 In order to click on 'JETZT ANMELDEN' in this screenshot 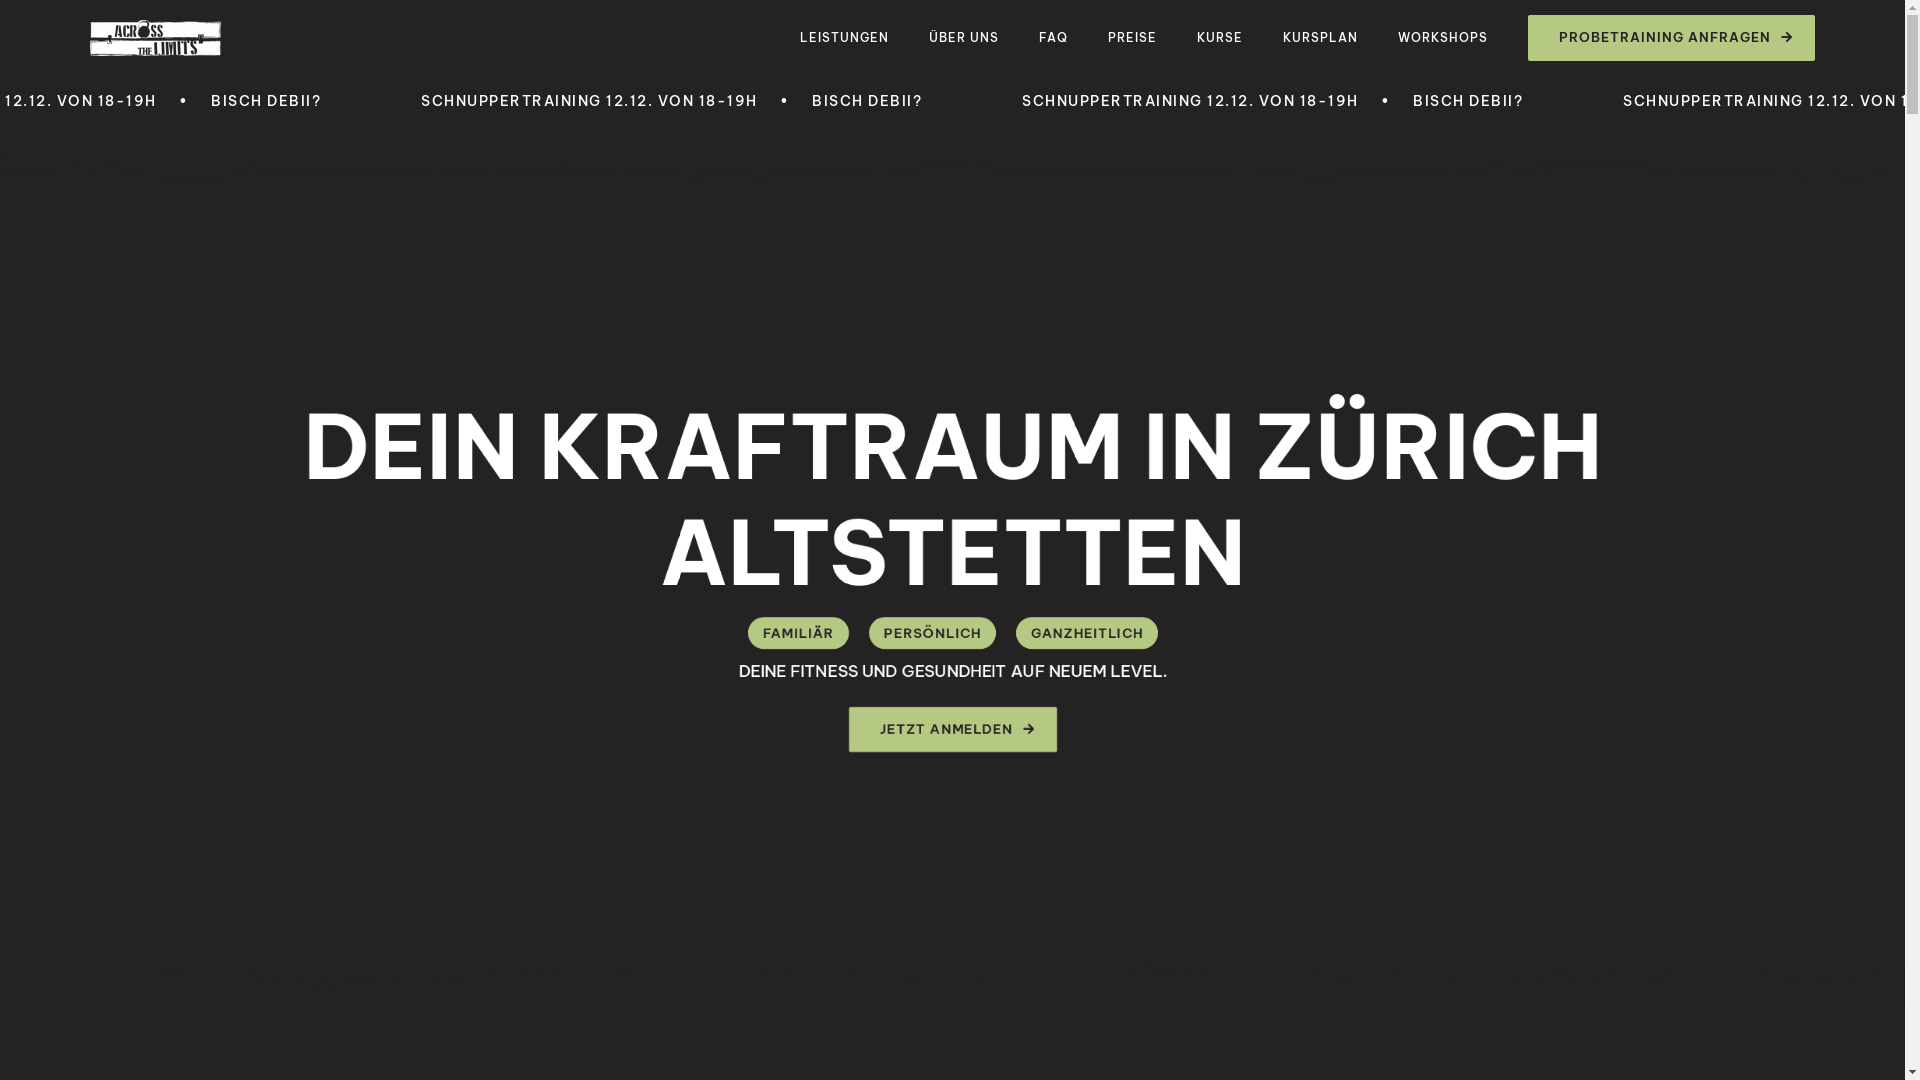, I will do `click(950, 729)`.